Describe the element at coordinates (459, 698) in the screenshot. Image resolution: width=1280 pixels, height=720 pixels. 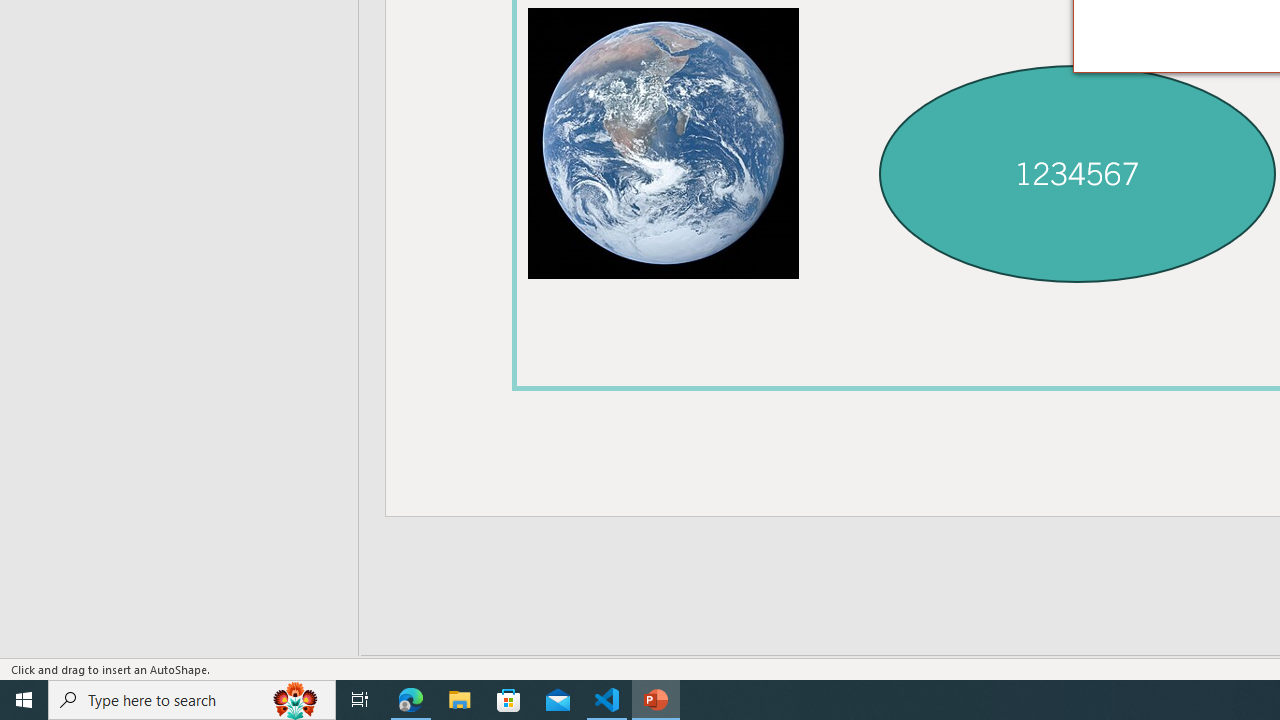
I see `'File Explorer'` at that location.